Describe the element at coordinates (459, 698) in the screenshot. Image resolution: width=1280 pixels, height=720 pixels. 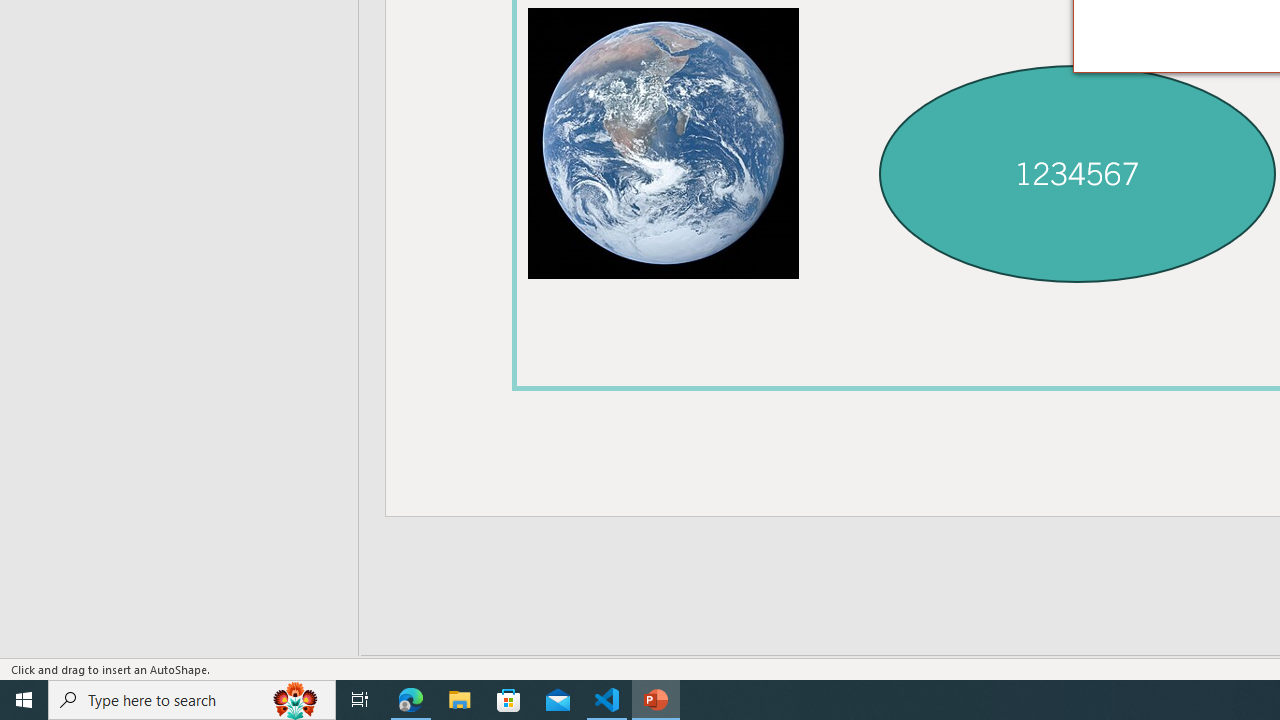
I see `'File Explorer'` at that location.